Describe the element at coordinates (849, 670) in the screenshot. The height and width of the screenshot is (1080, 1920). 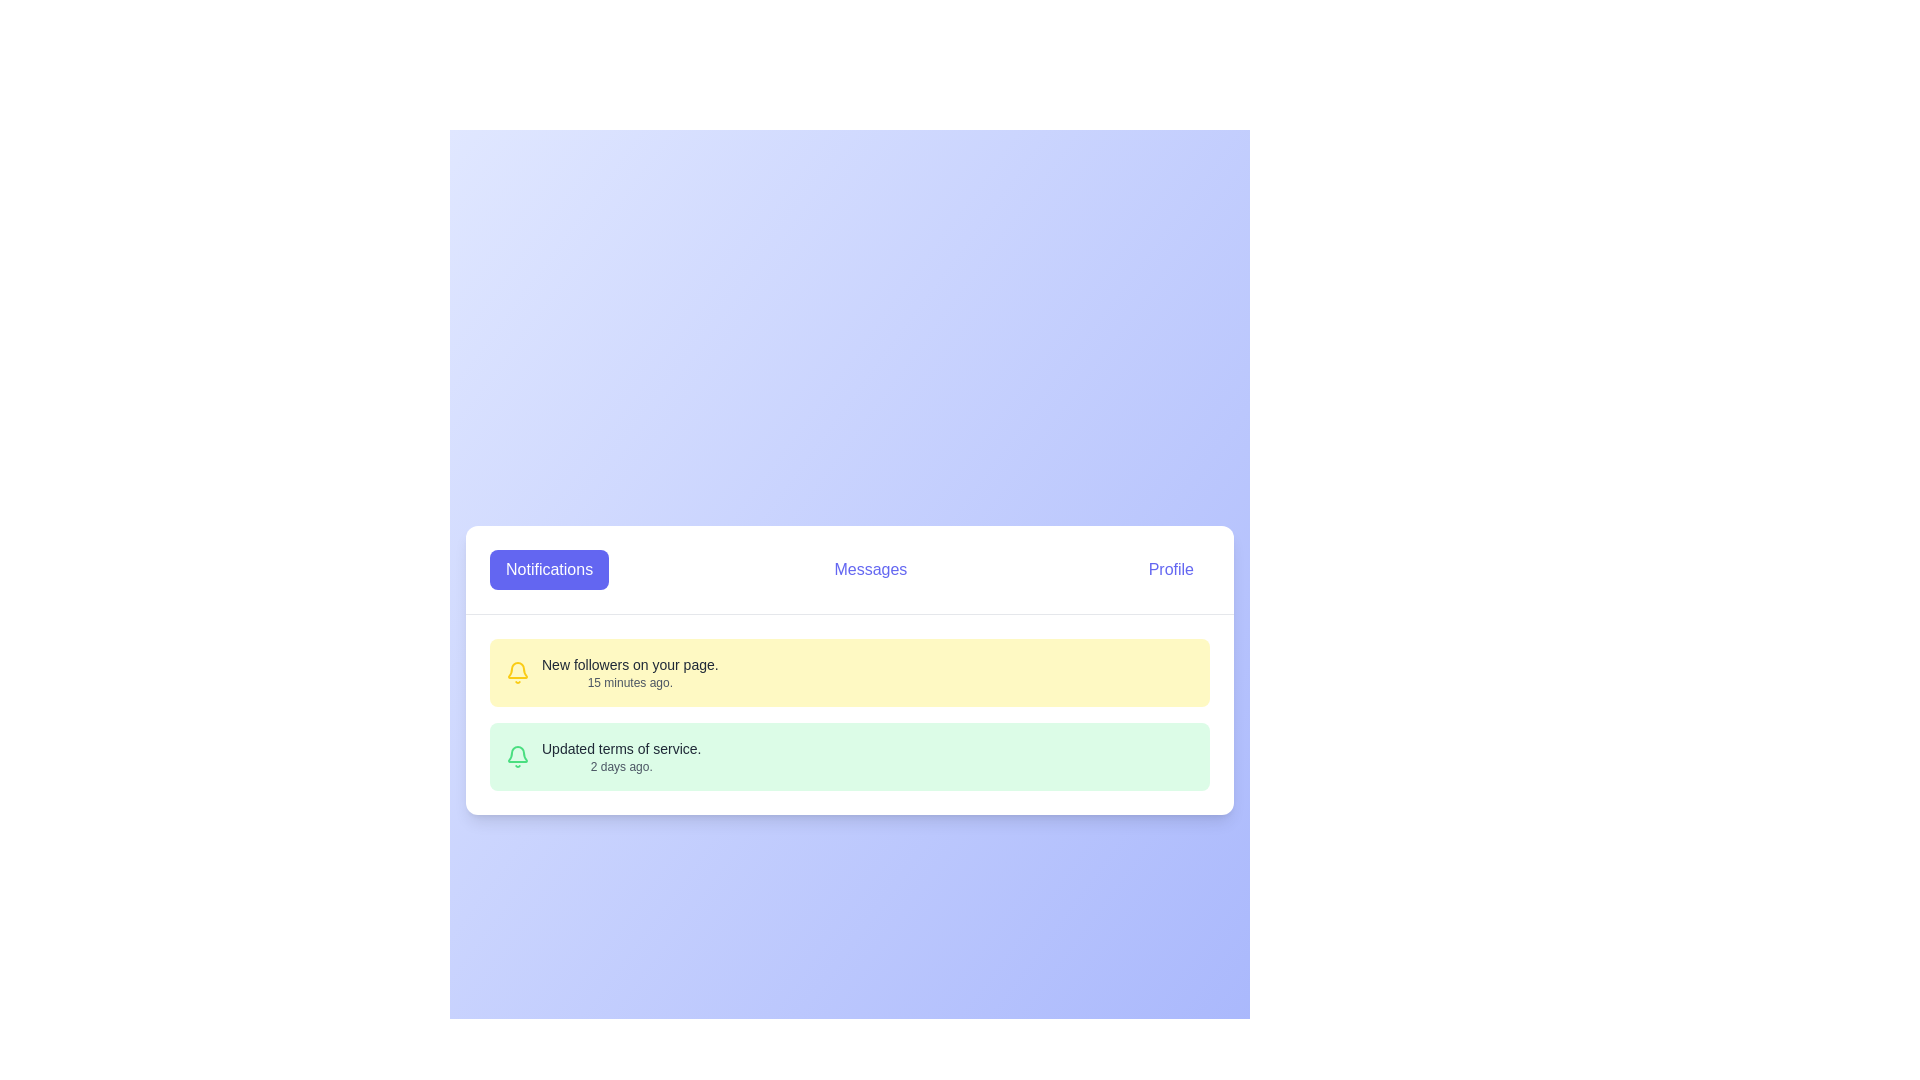
I see `the first notification item indicating a new follower, which is located below the 'Notifications' button and above another notification entry` at that location.